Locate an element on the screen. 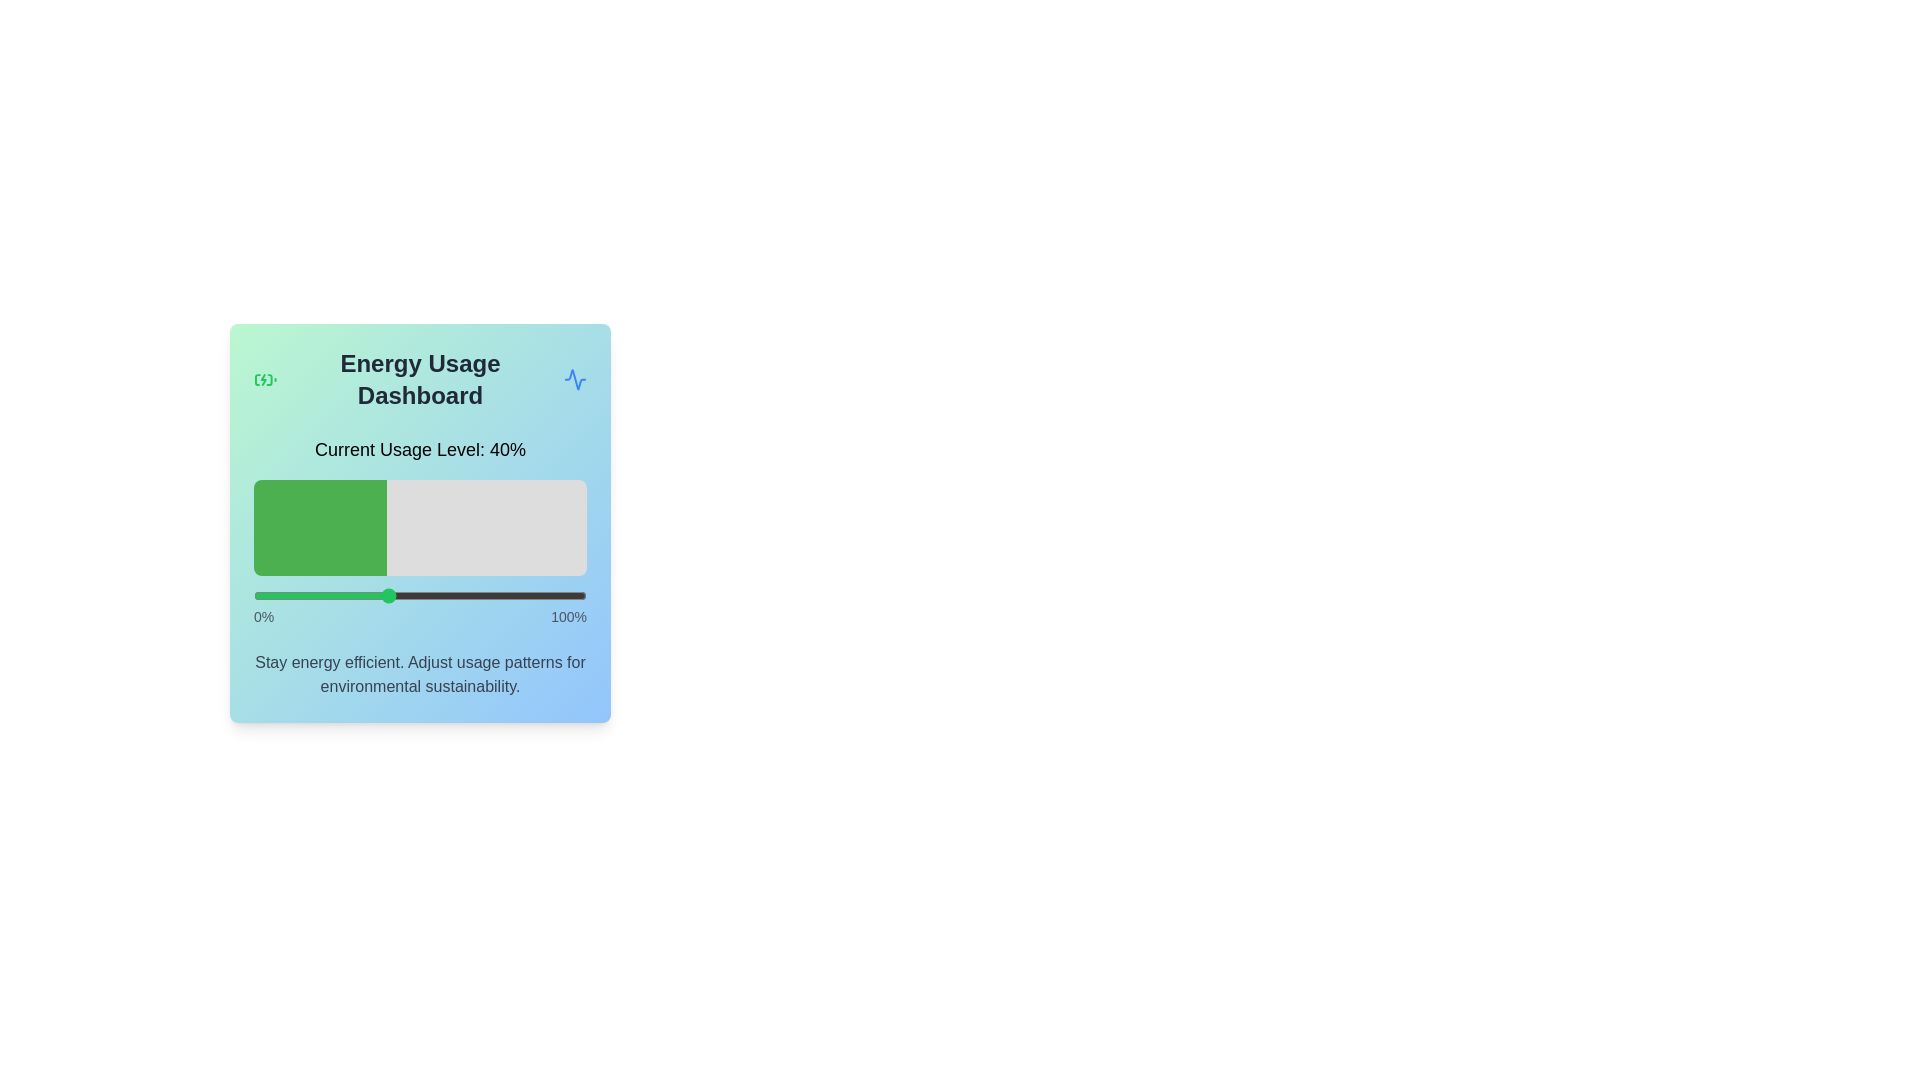 The height and width of the screenshot is (1080, 1920). the battery_charging icon in the header is located at coordinates (264, 380).